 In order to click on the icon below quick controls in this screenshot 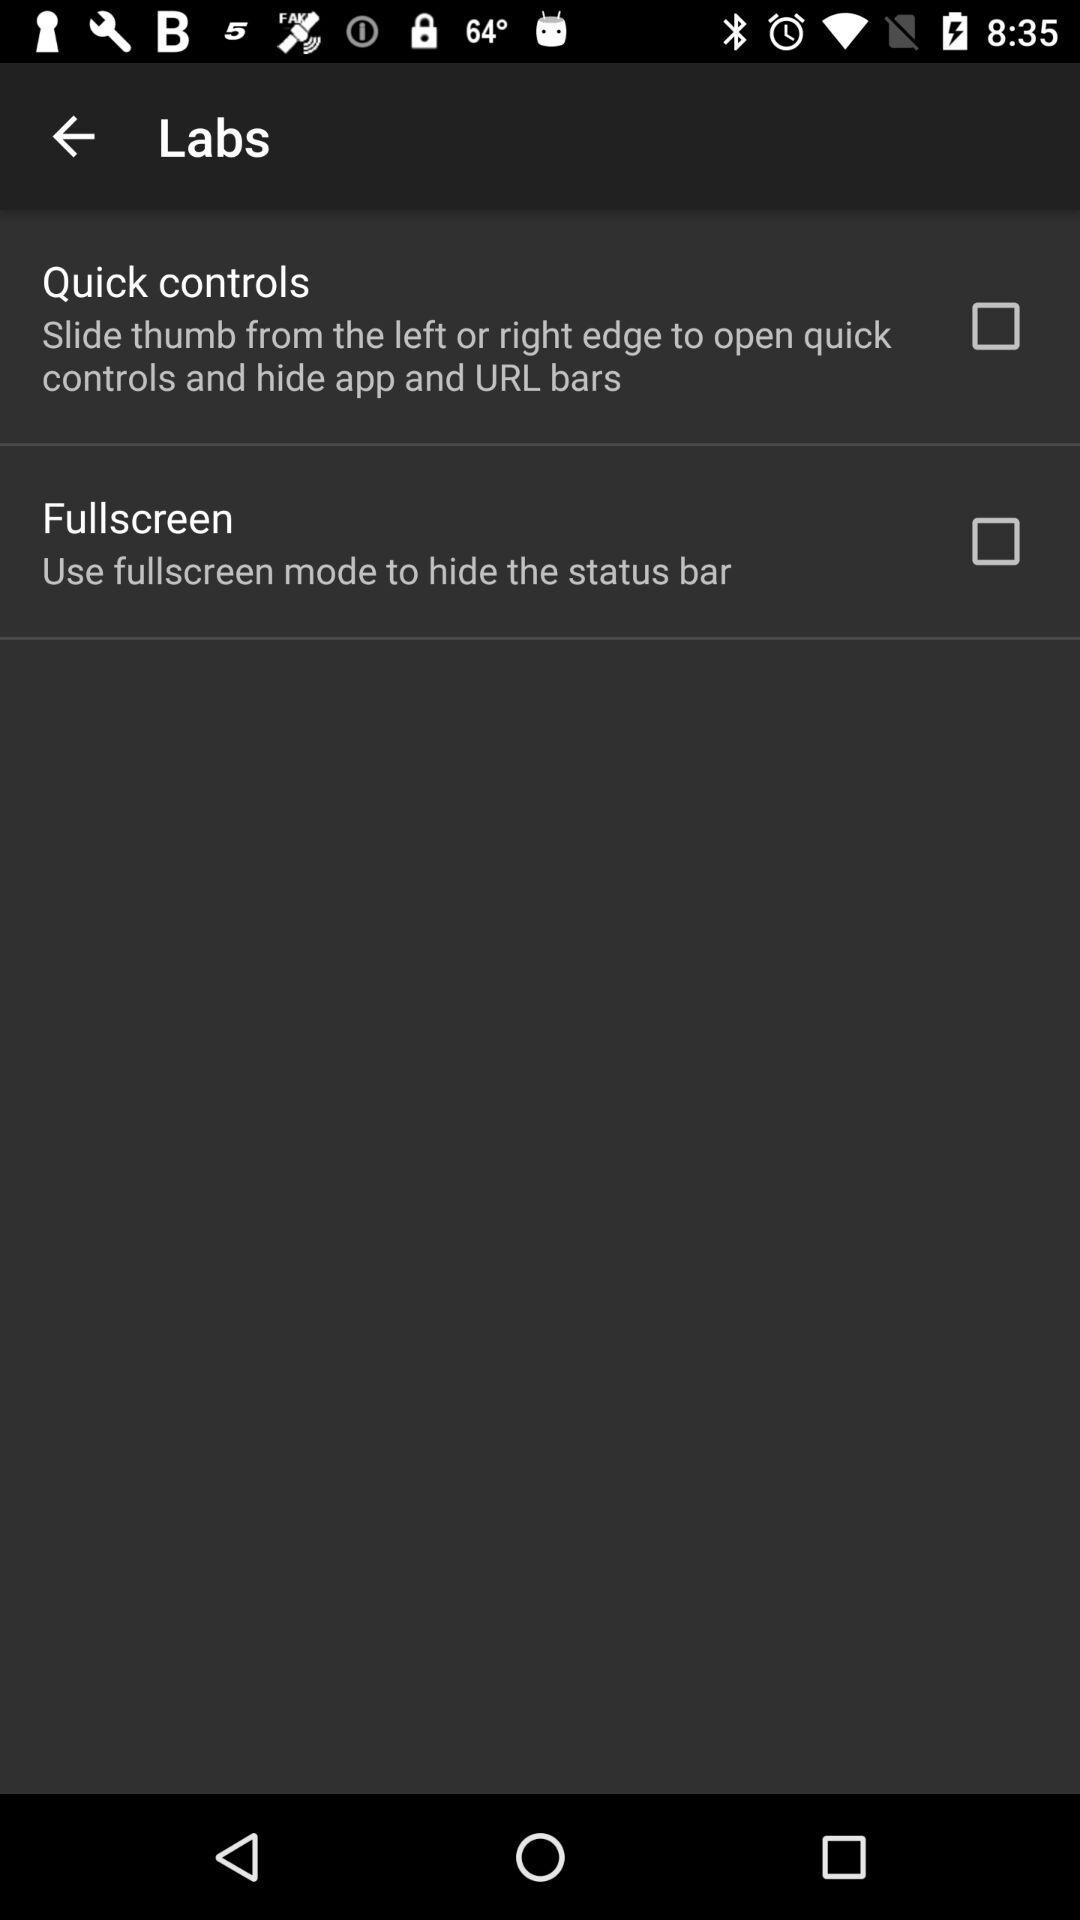, I will do `click(477, 355)`.